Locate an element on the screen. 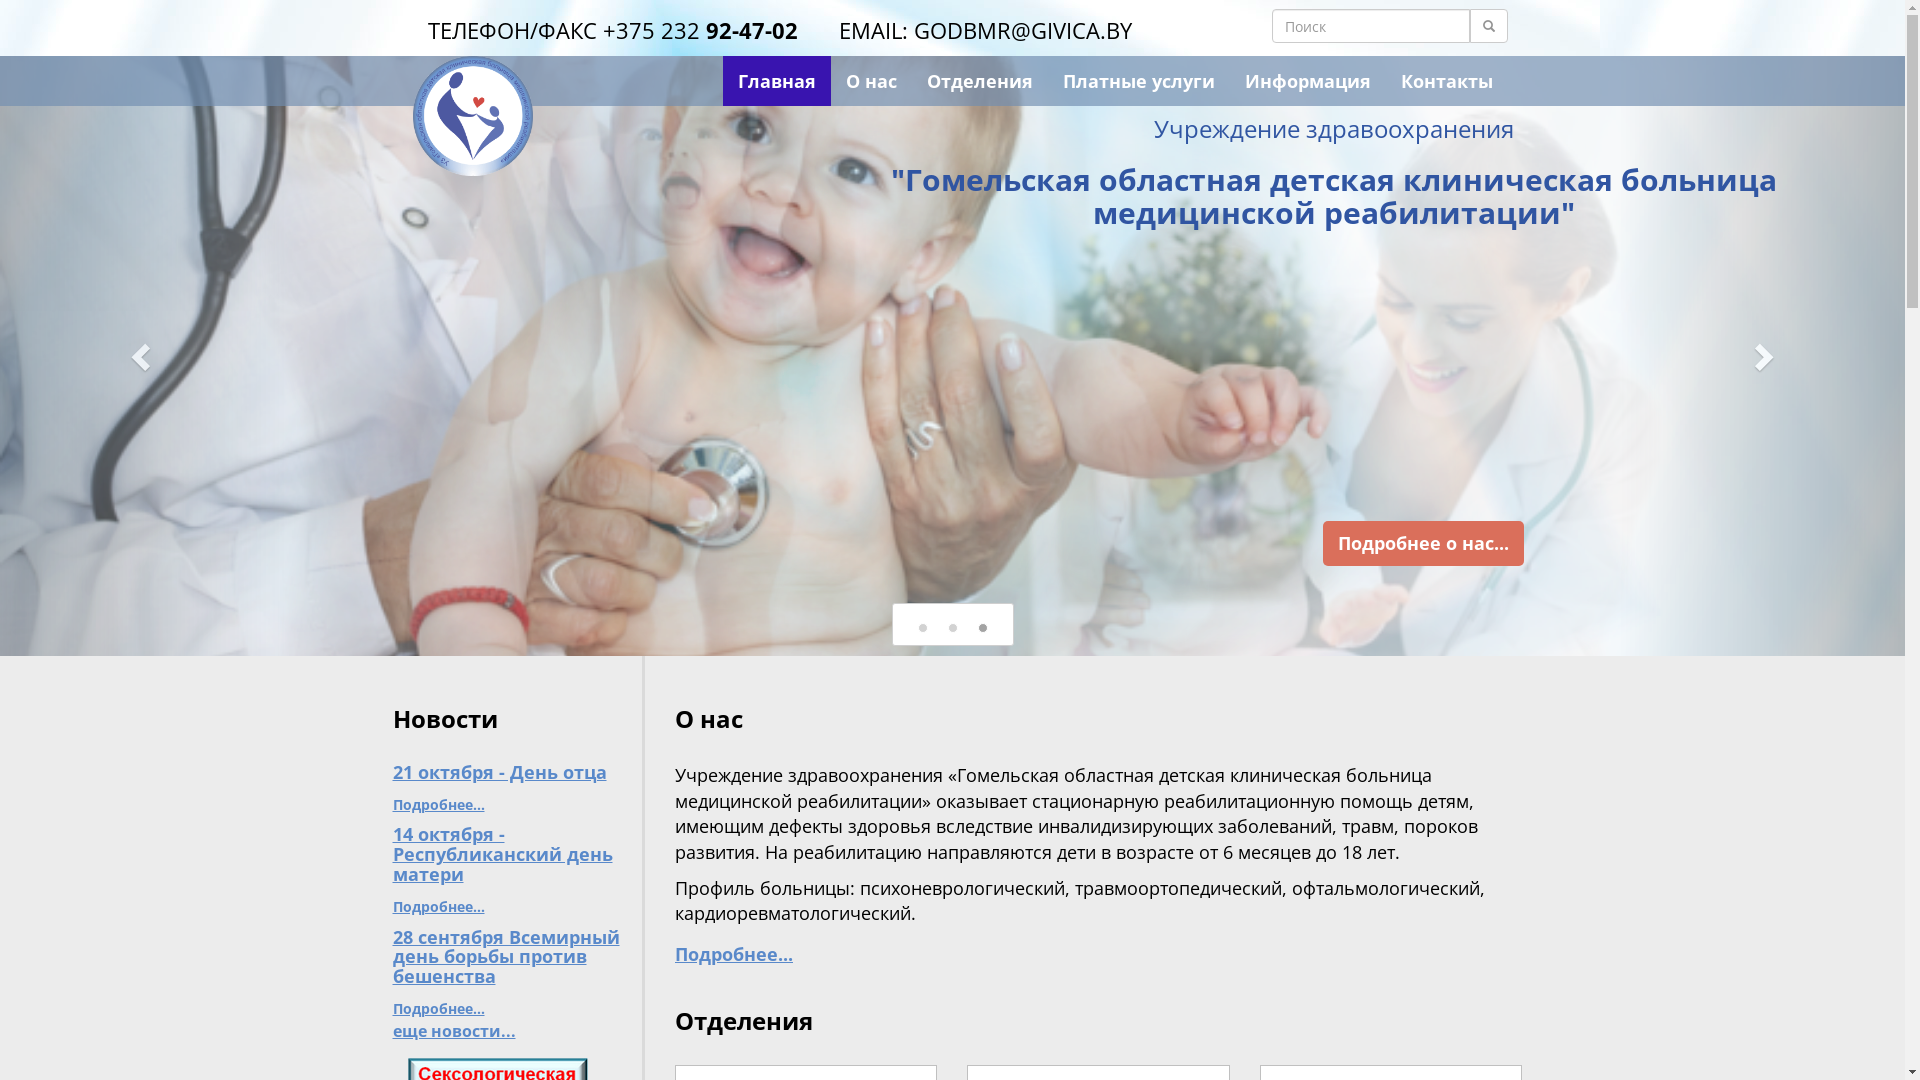  'Next' is located at coordinates (1761, 354).